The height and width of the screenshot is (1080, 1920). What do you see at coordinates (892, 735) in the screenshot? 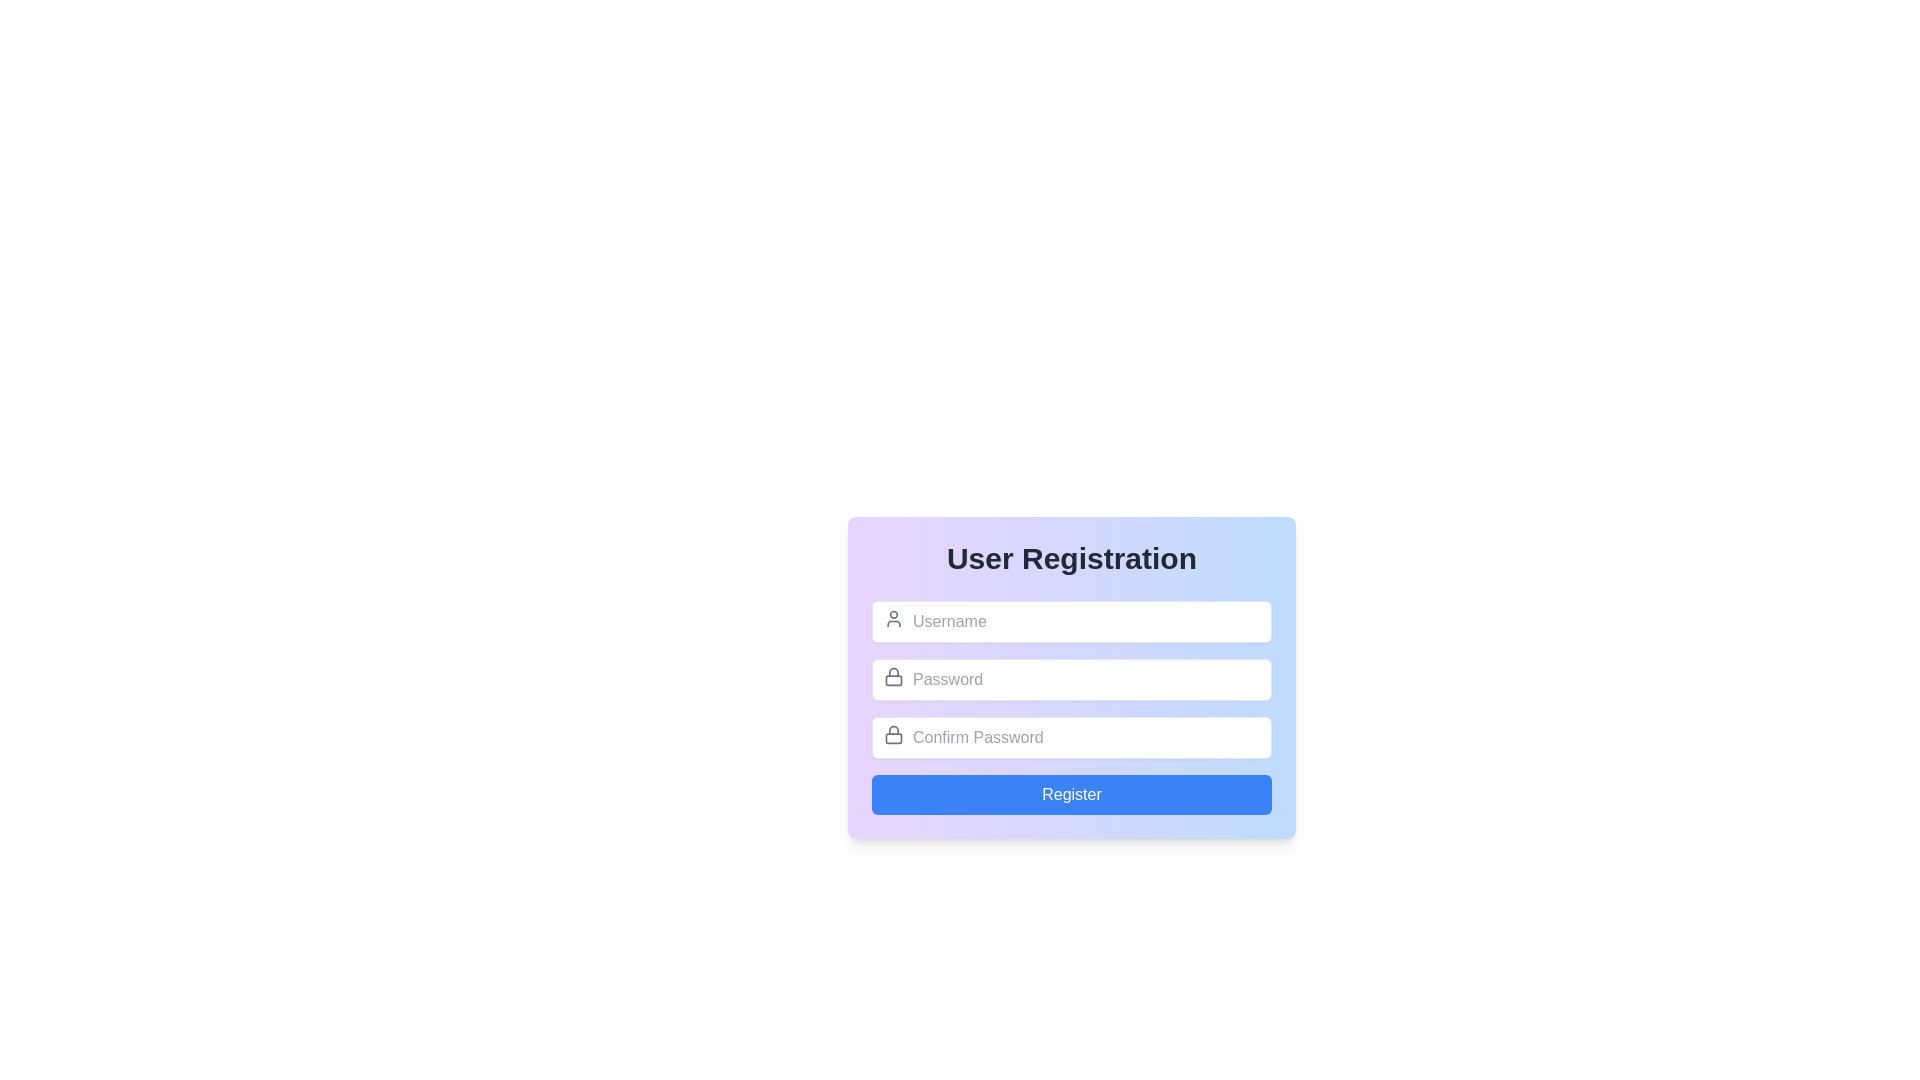
I see `lock icon located at the top-left corner of the 'Confirm Password' input field for visual cues` at bounding box center [892, 735].